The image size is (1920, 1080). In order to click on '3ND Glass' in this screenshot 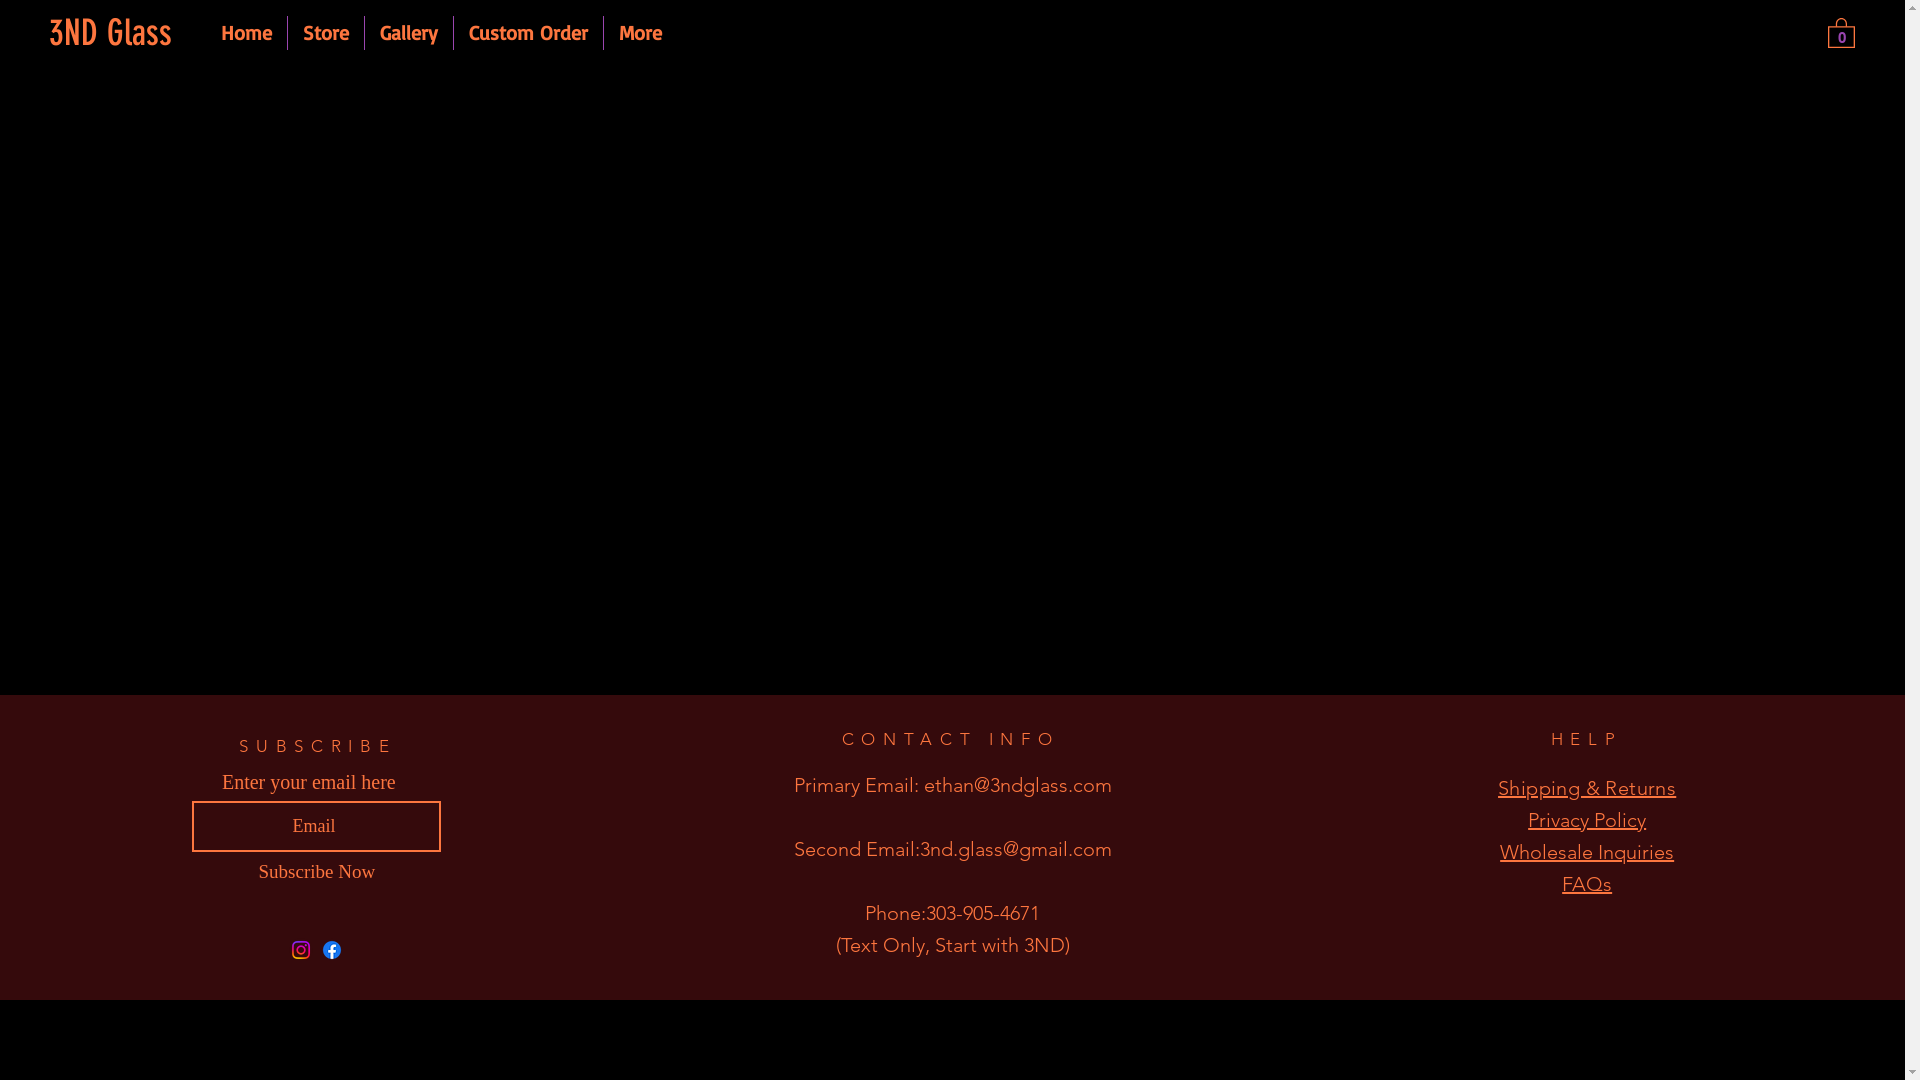, I will do `click(116, 33)`.